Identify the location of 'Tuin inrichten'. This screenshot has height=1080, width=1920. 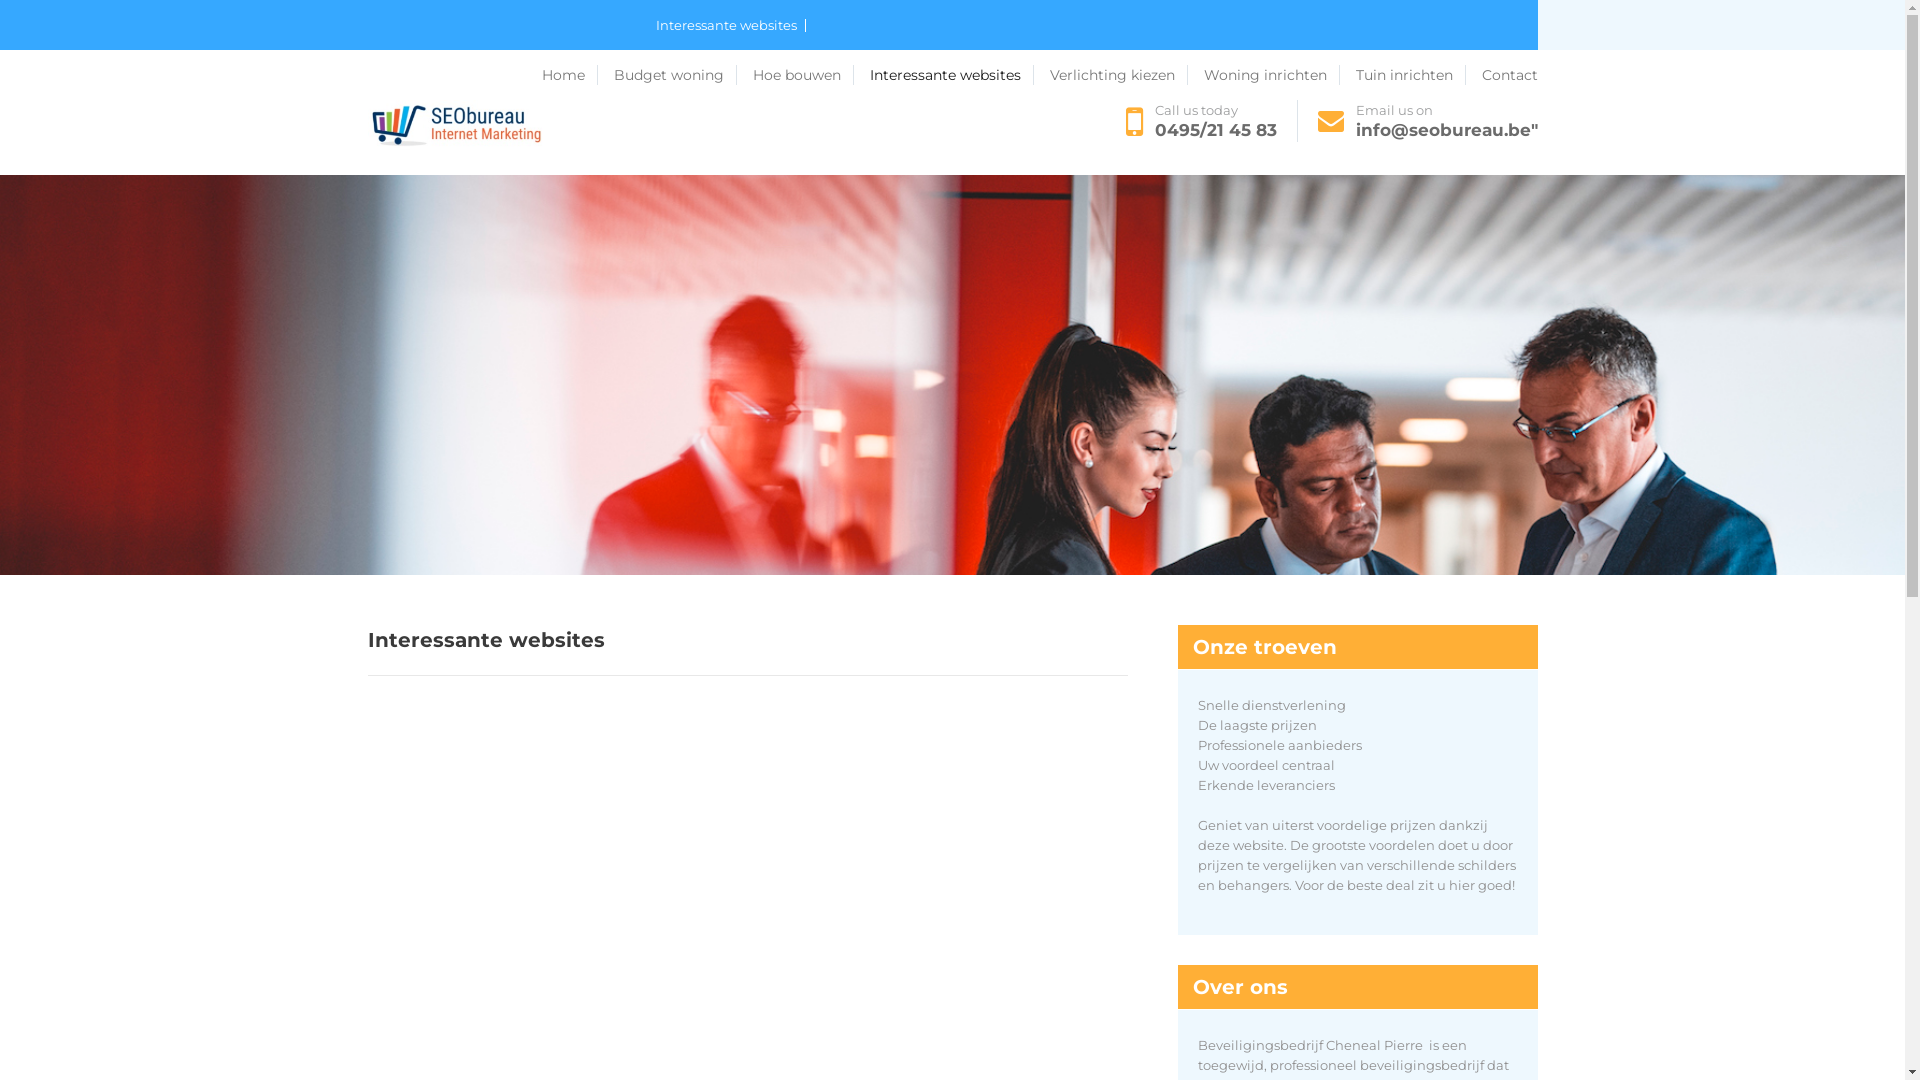
(1391, 74).